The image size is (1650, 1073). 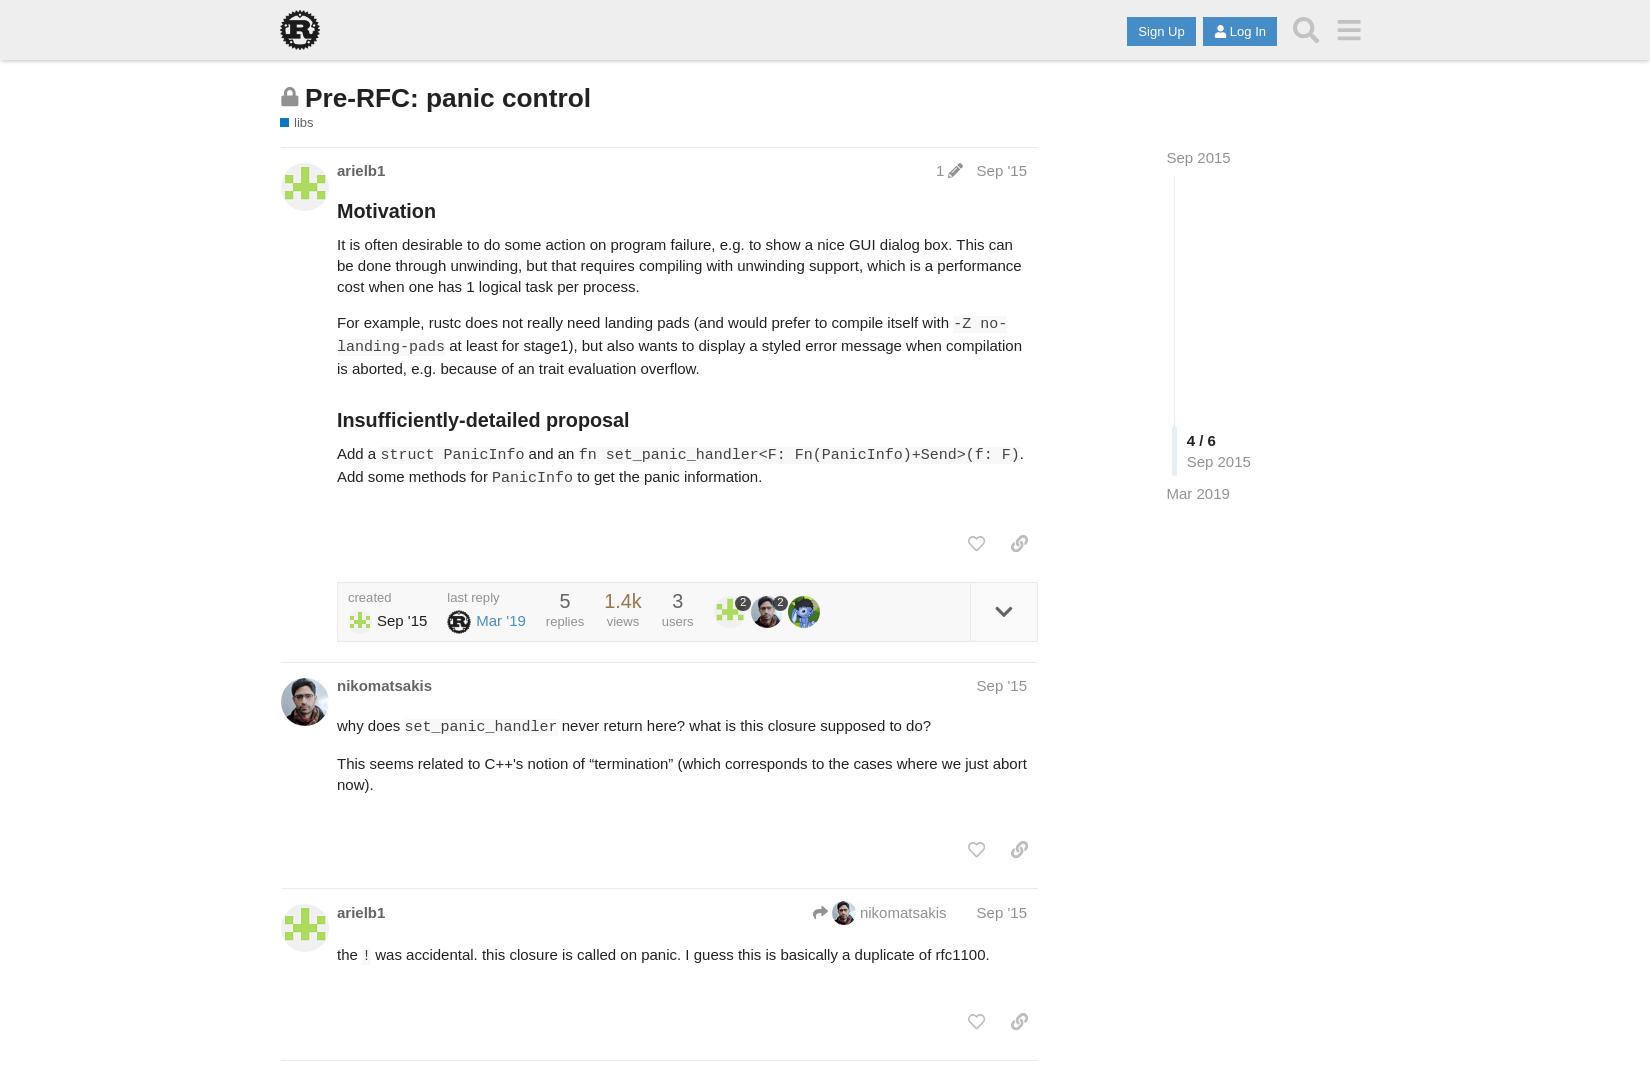 What do you see at coordinates (678, 463) in the screenshot?
I see `'. Add some methods for'` at bounding box center [678, 463].